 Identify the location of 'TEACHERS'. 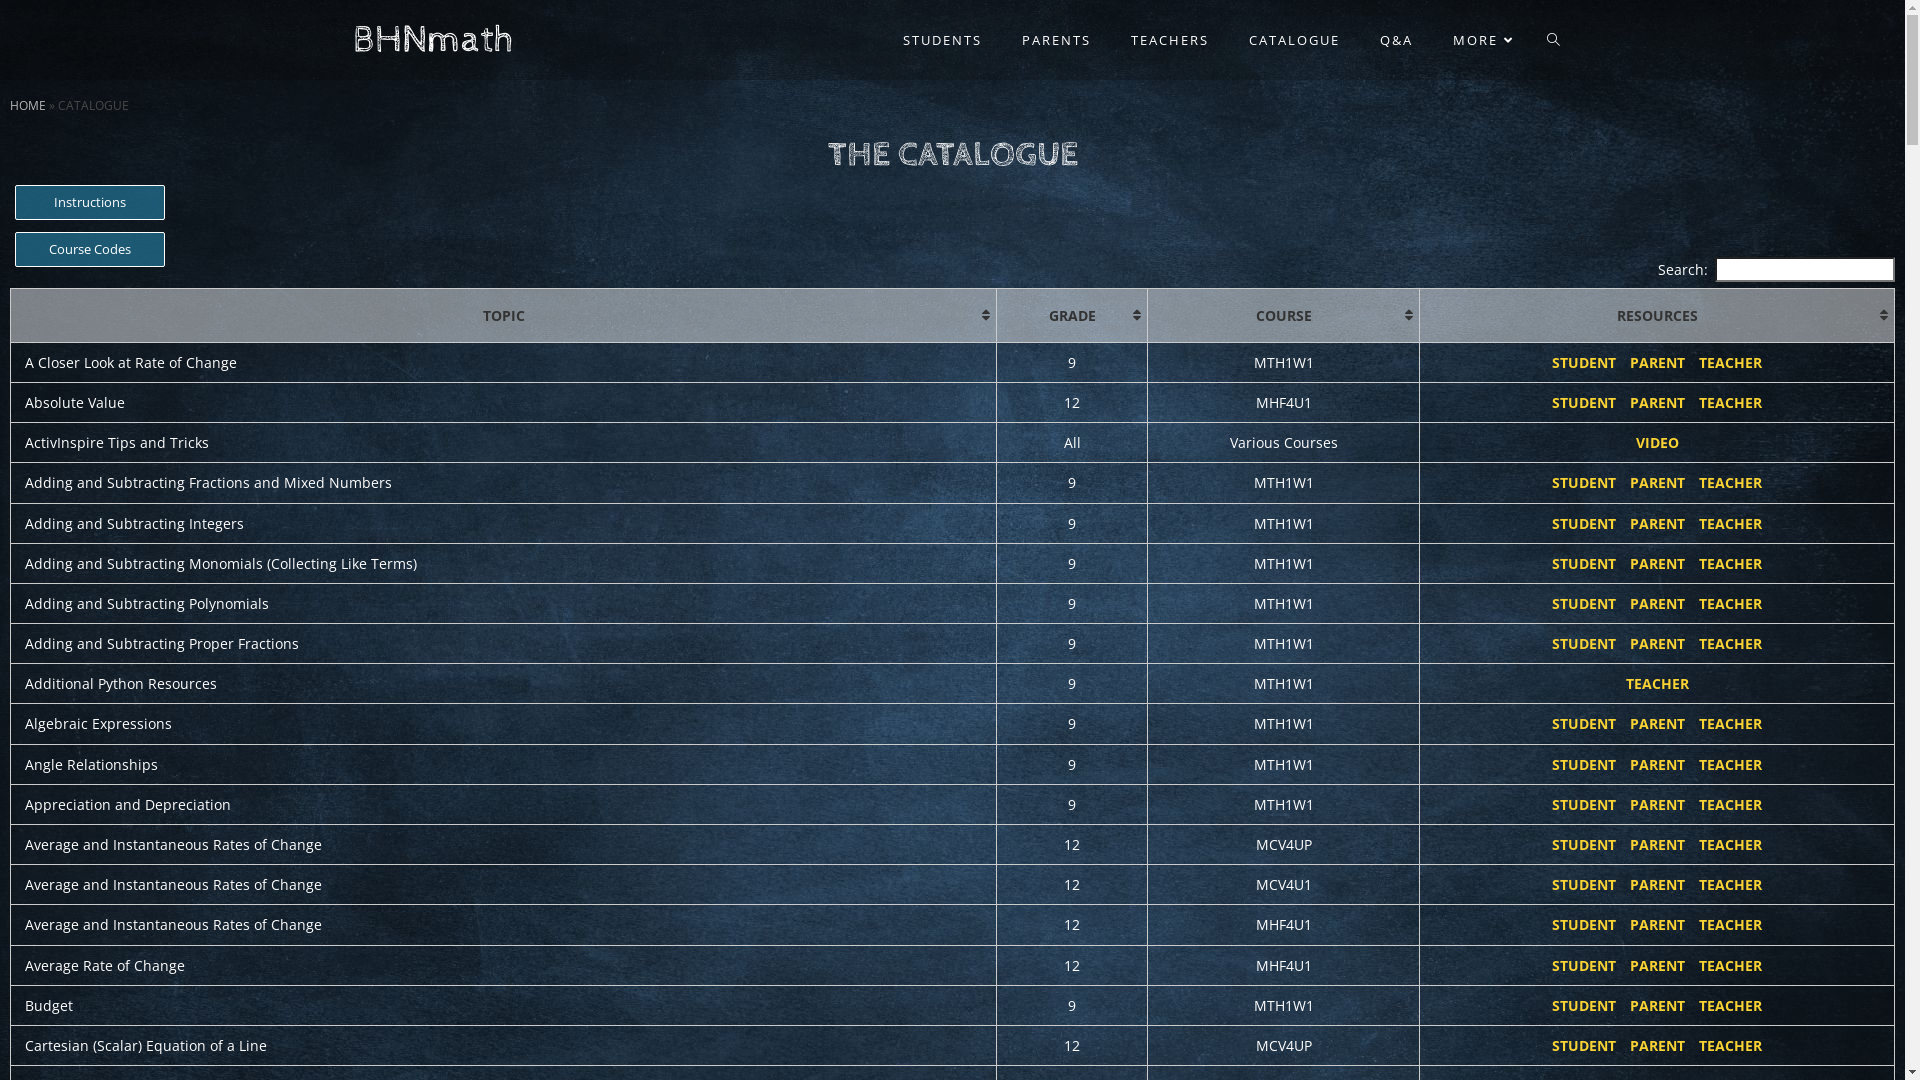
(1169, 39).